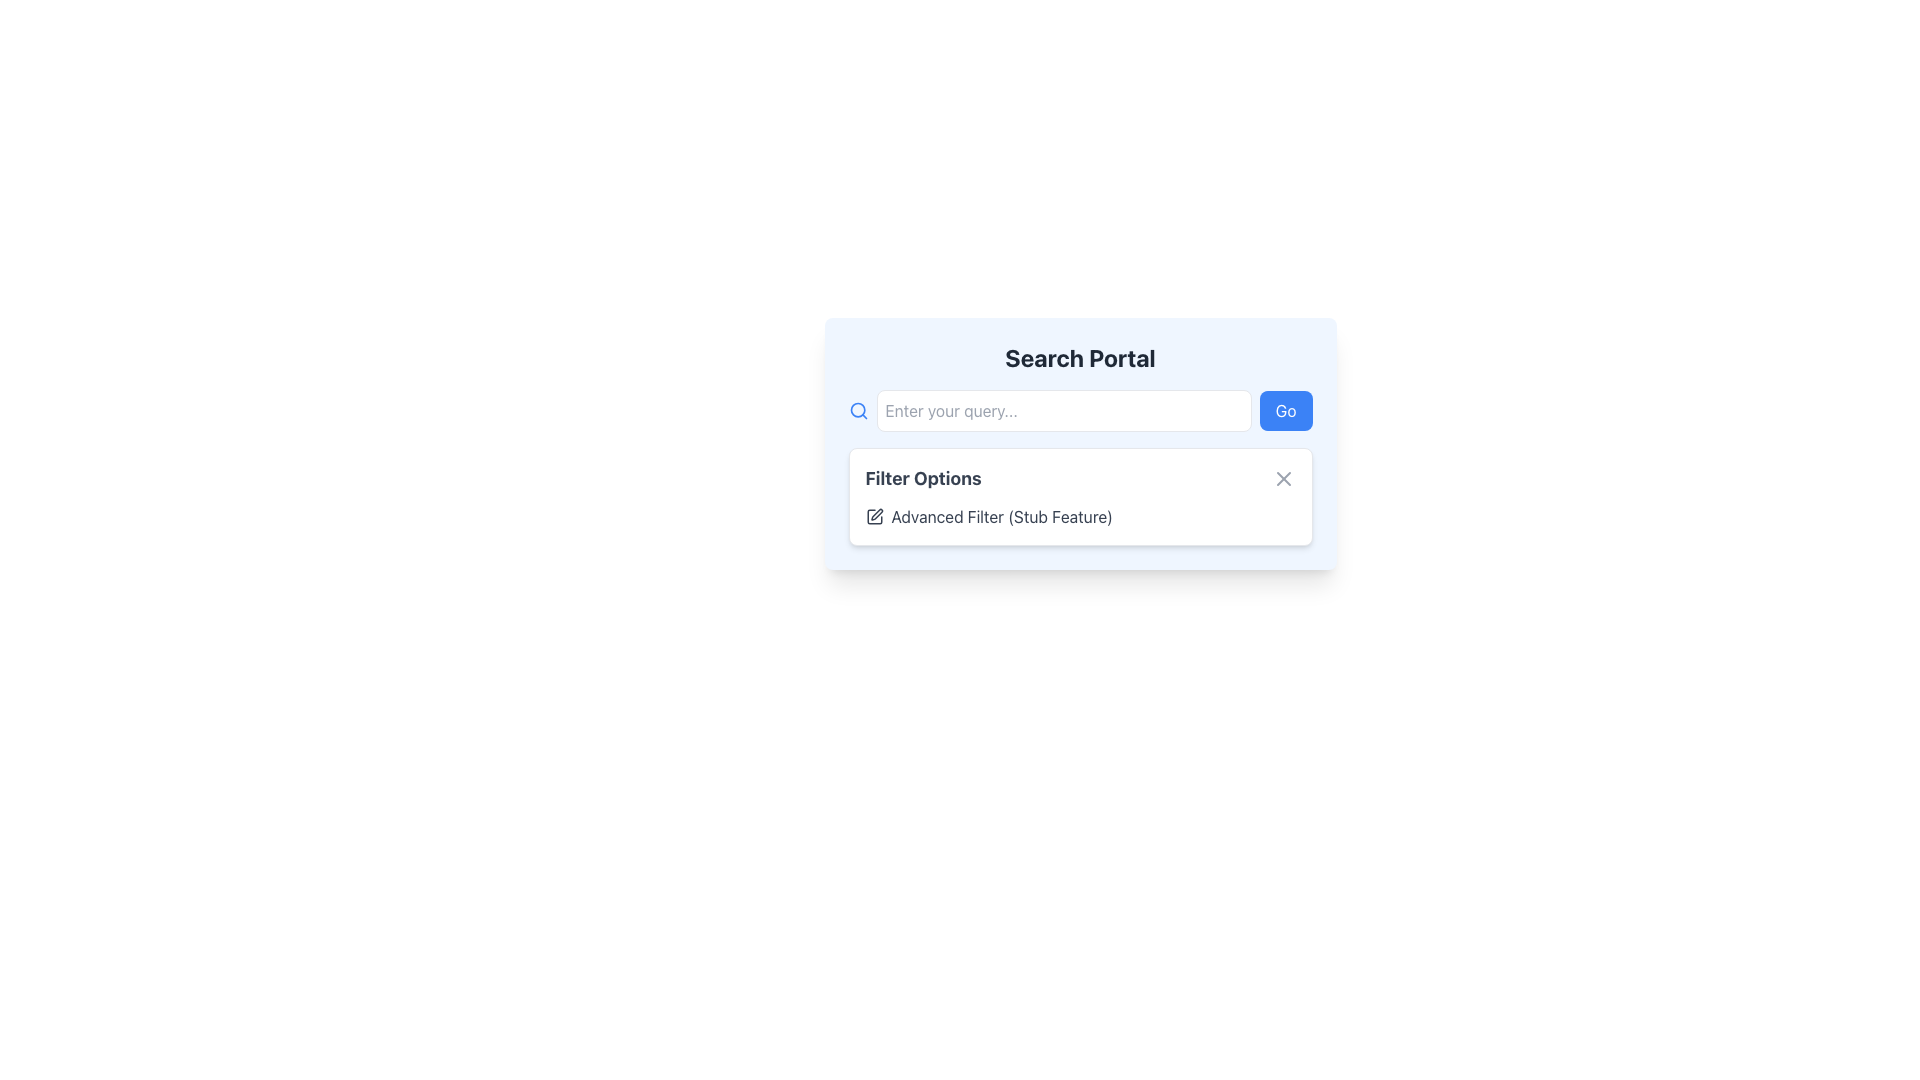  Describe the element at coordinates (857, 409) in the screenshot. I see `the circular graphic element of the Search icon, which has a blue outer stroke and a lighter inner fill, located to the left of the text input box` at that location.